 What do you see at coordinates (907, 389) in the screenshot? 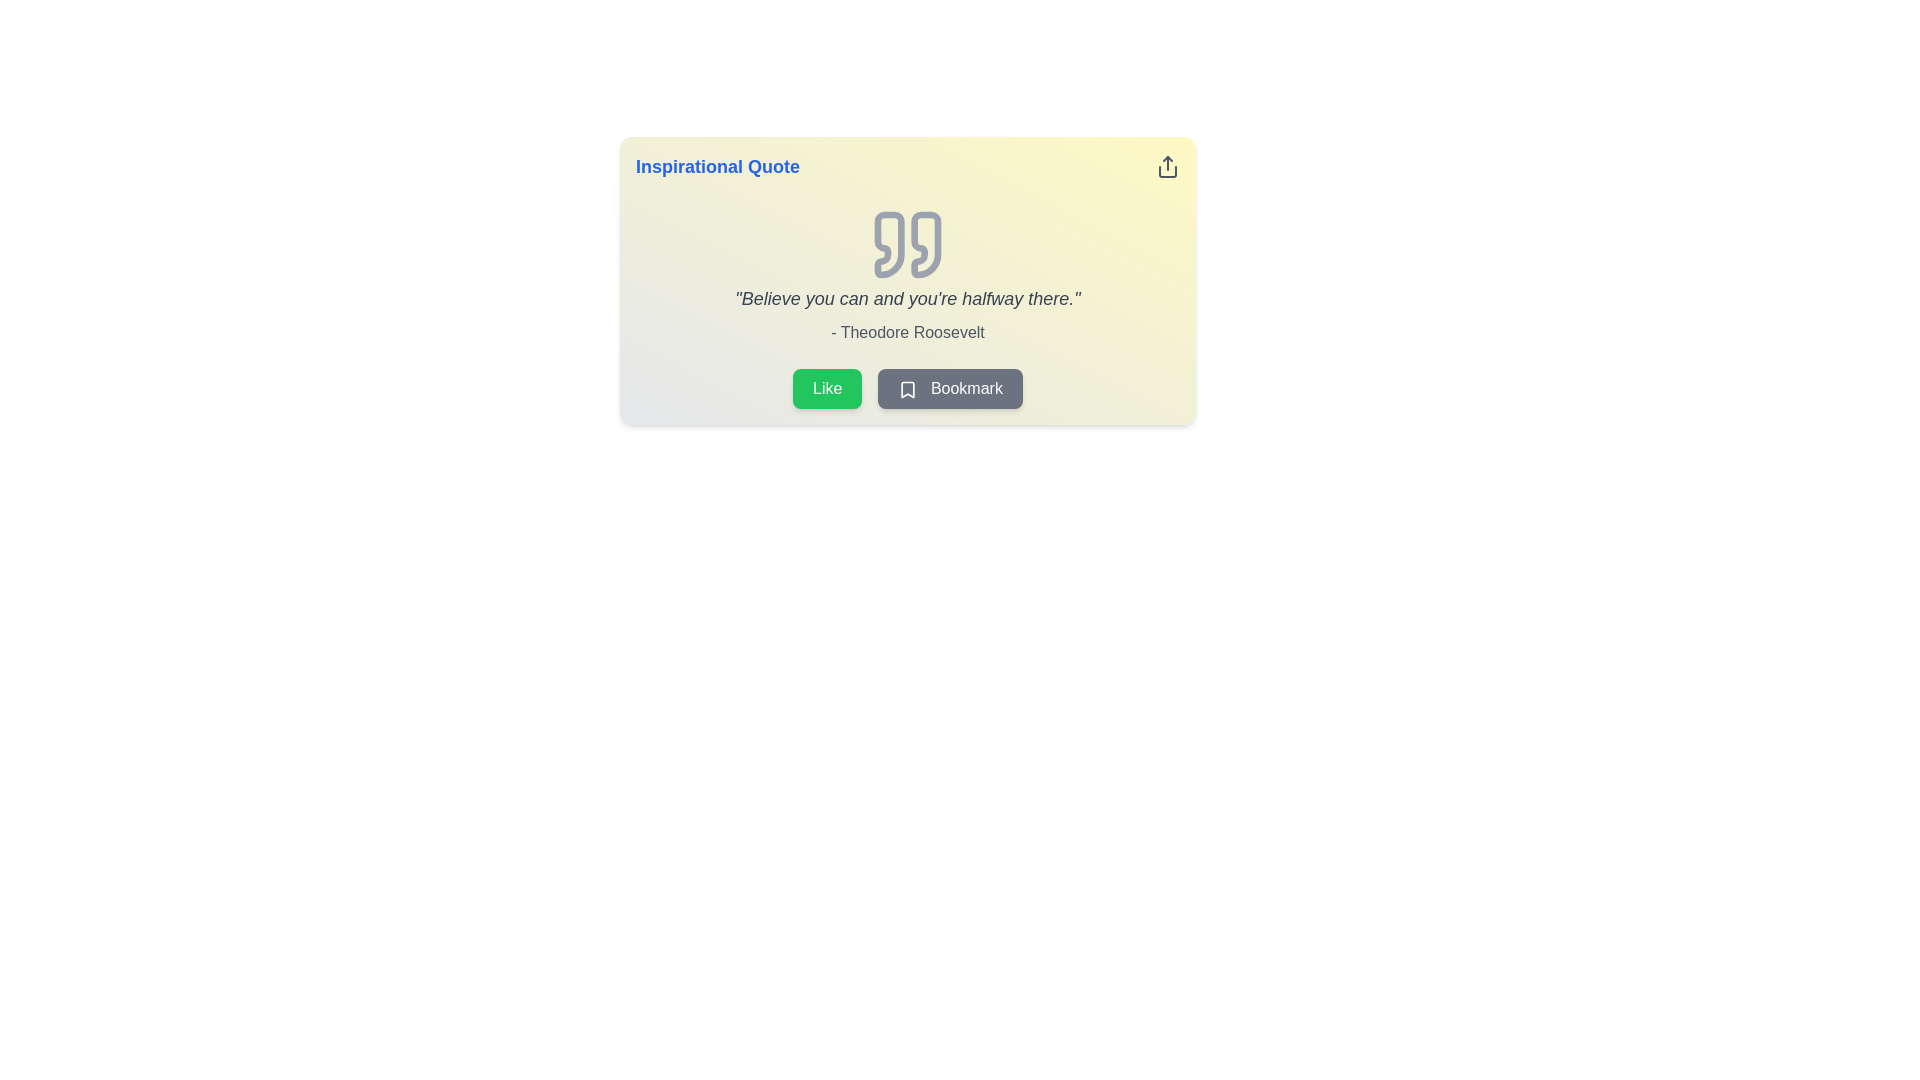
I see `the bookmark icon located within the 'Bookmark' button below the quote` at bounding box center [907, 389].